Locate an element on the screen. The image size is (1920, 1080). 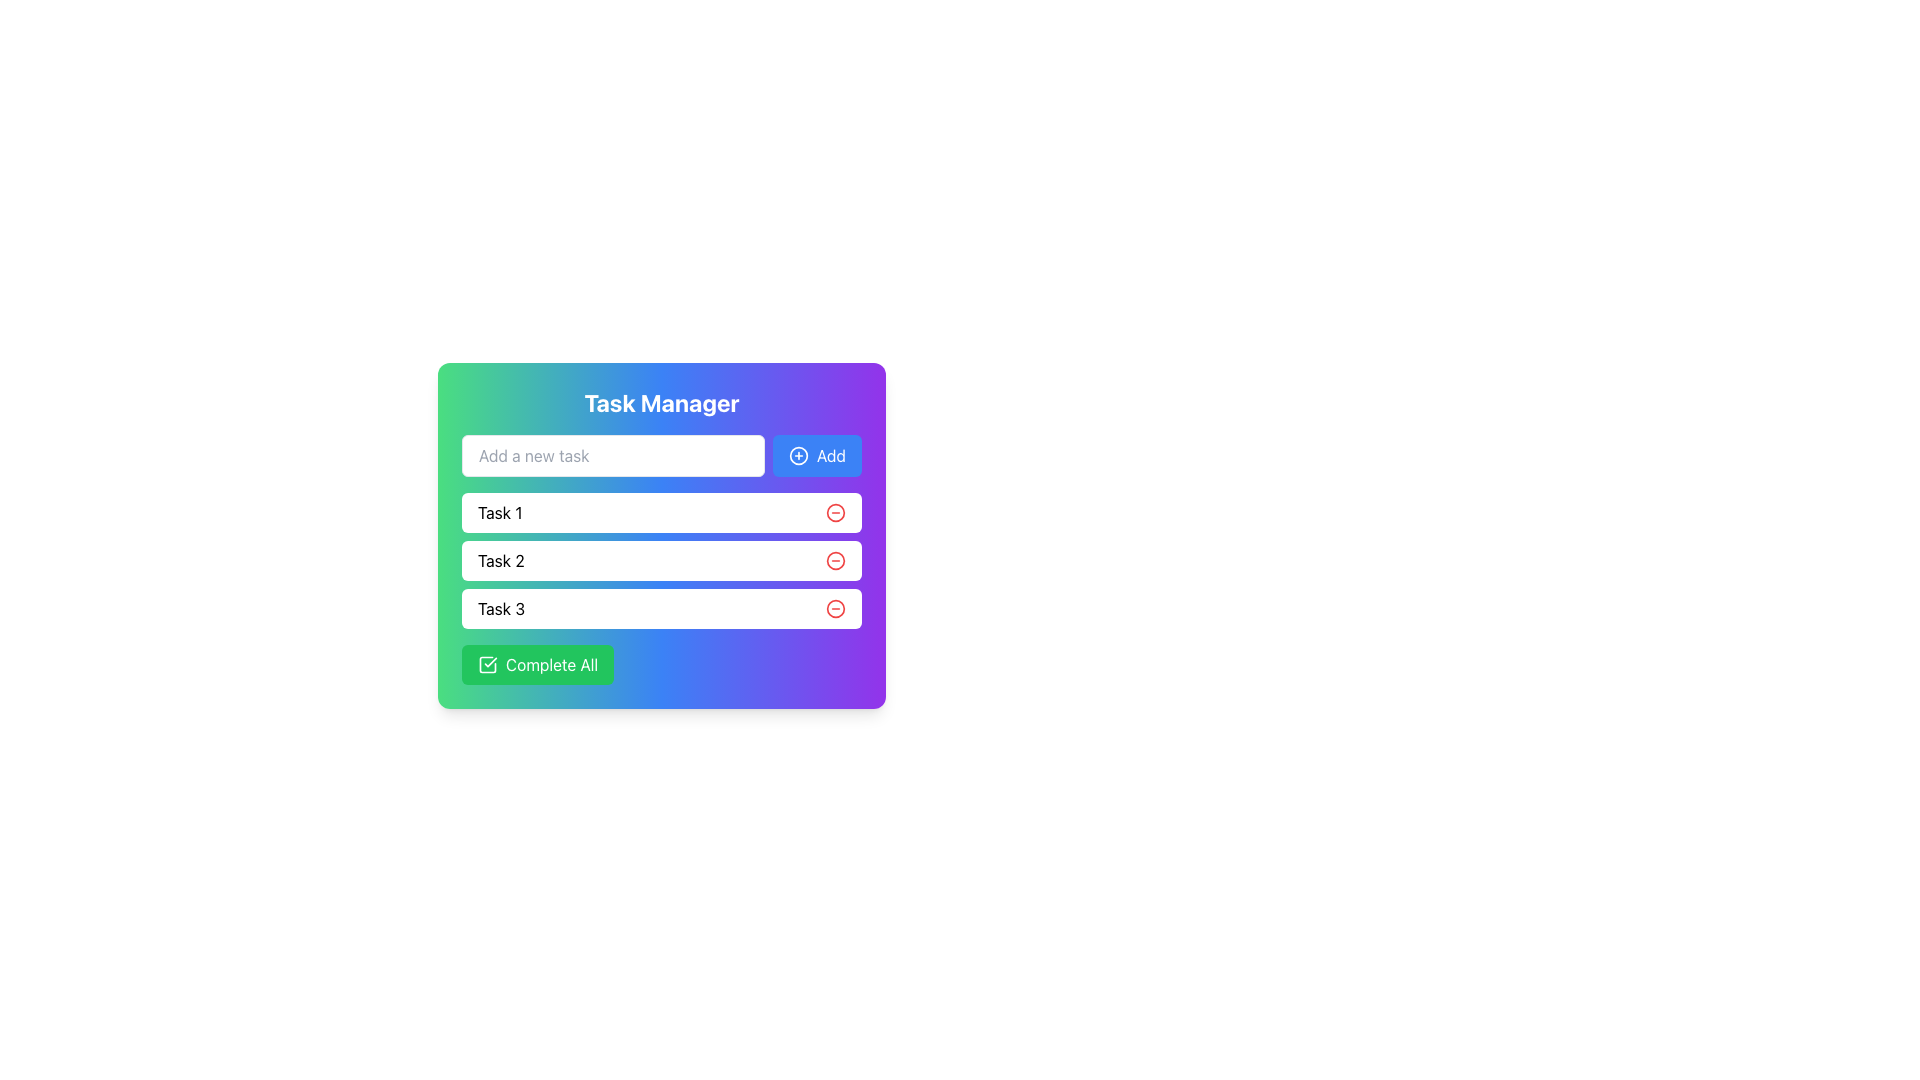
the delete button for 'Task 3' is located at coordinates (835, 608).